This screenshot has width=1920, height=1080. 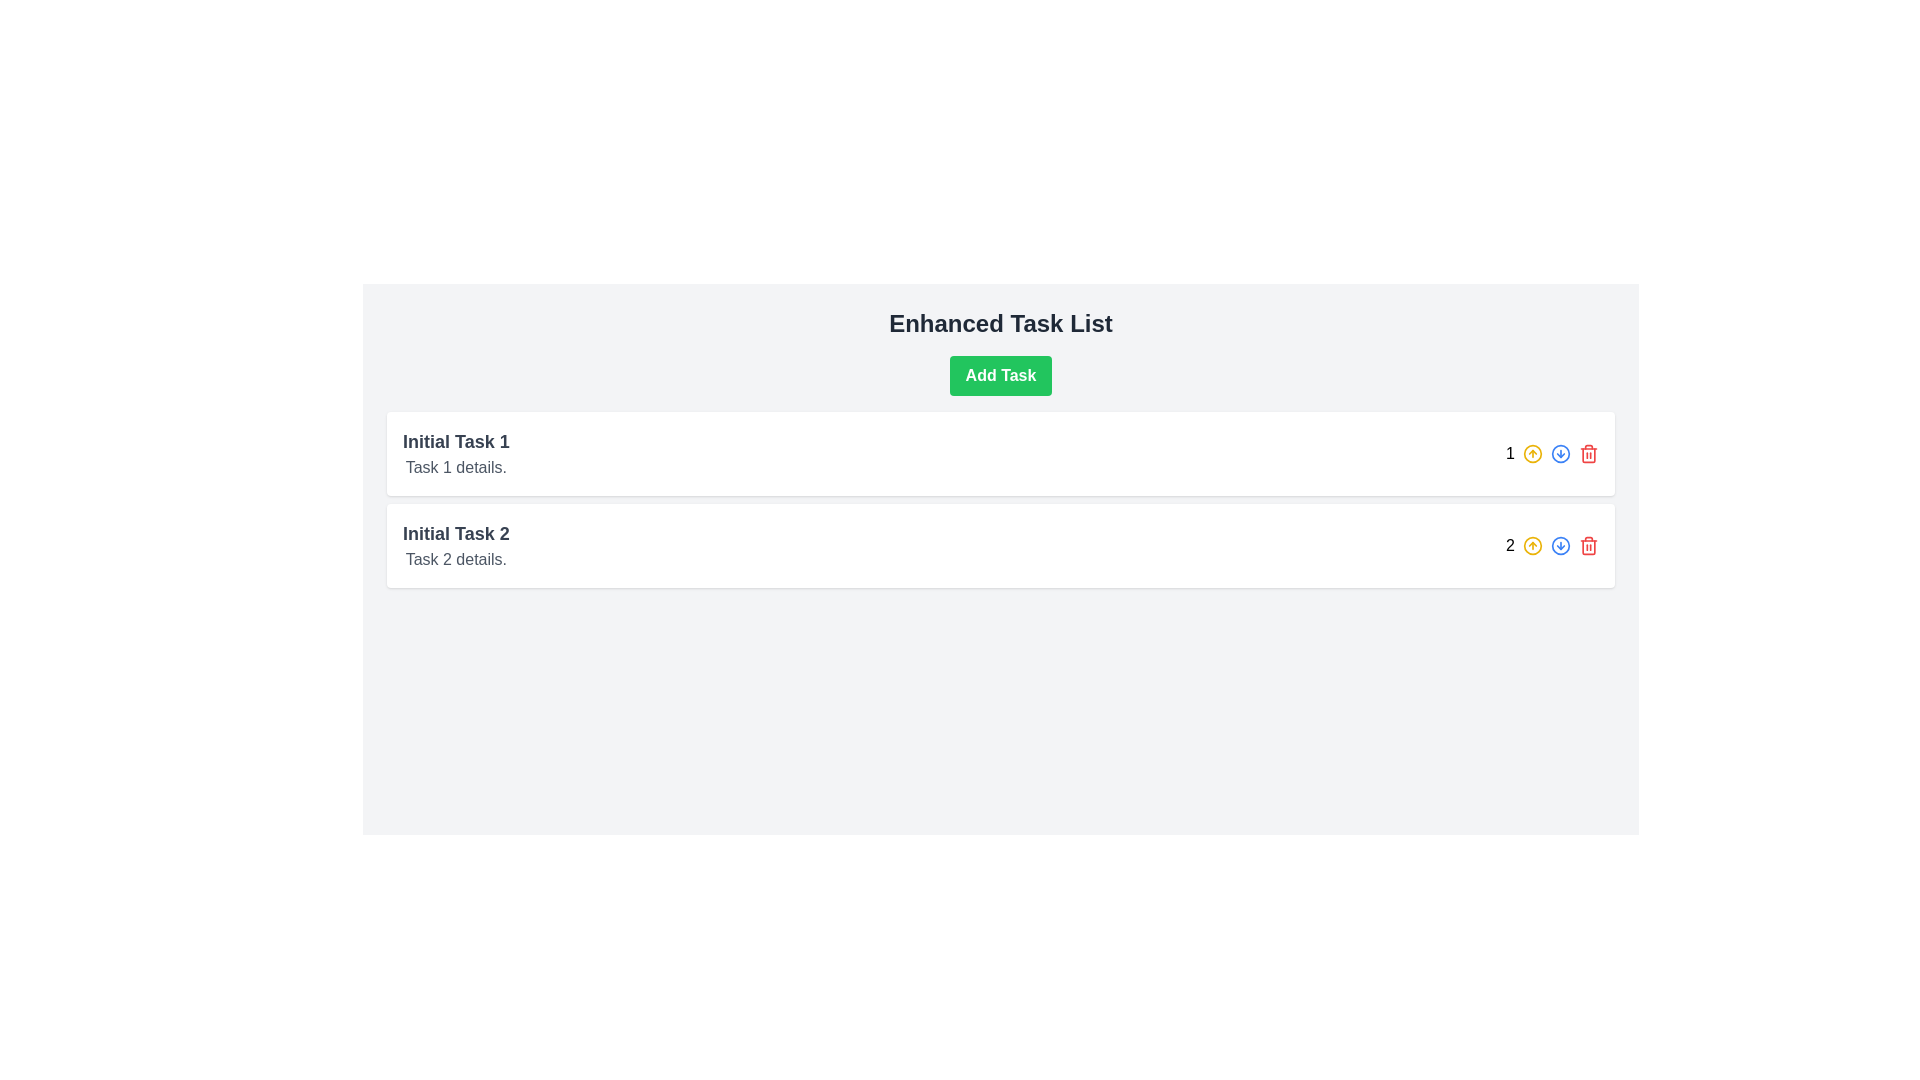 What do you see at coordinates (455, 441) in the screenshot?
I see `the Text Label that serves as the title or header for the task item, positioned above the 'Task 1 details' text in the vertical list` at bounding box center [455, 441].